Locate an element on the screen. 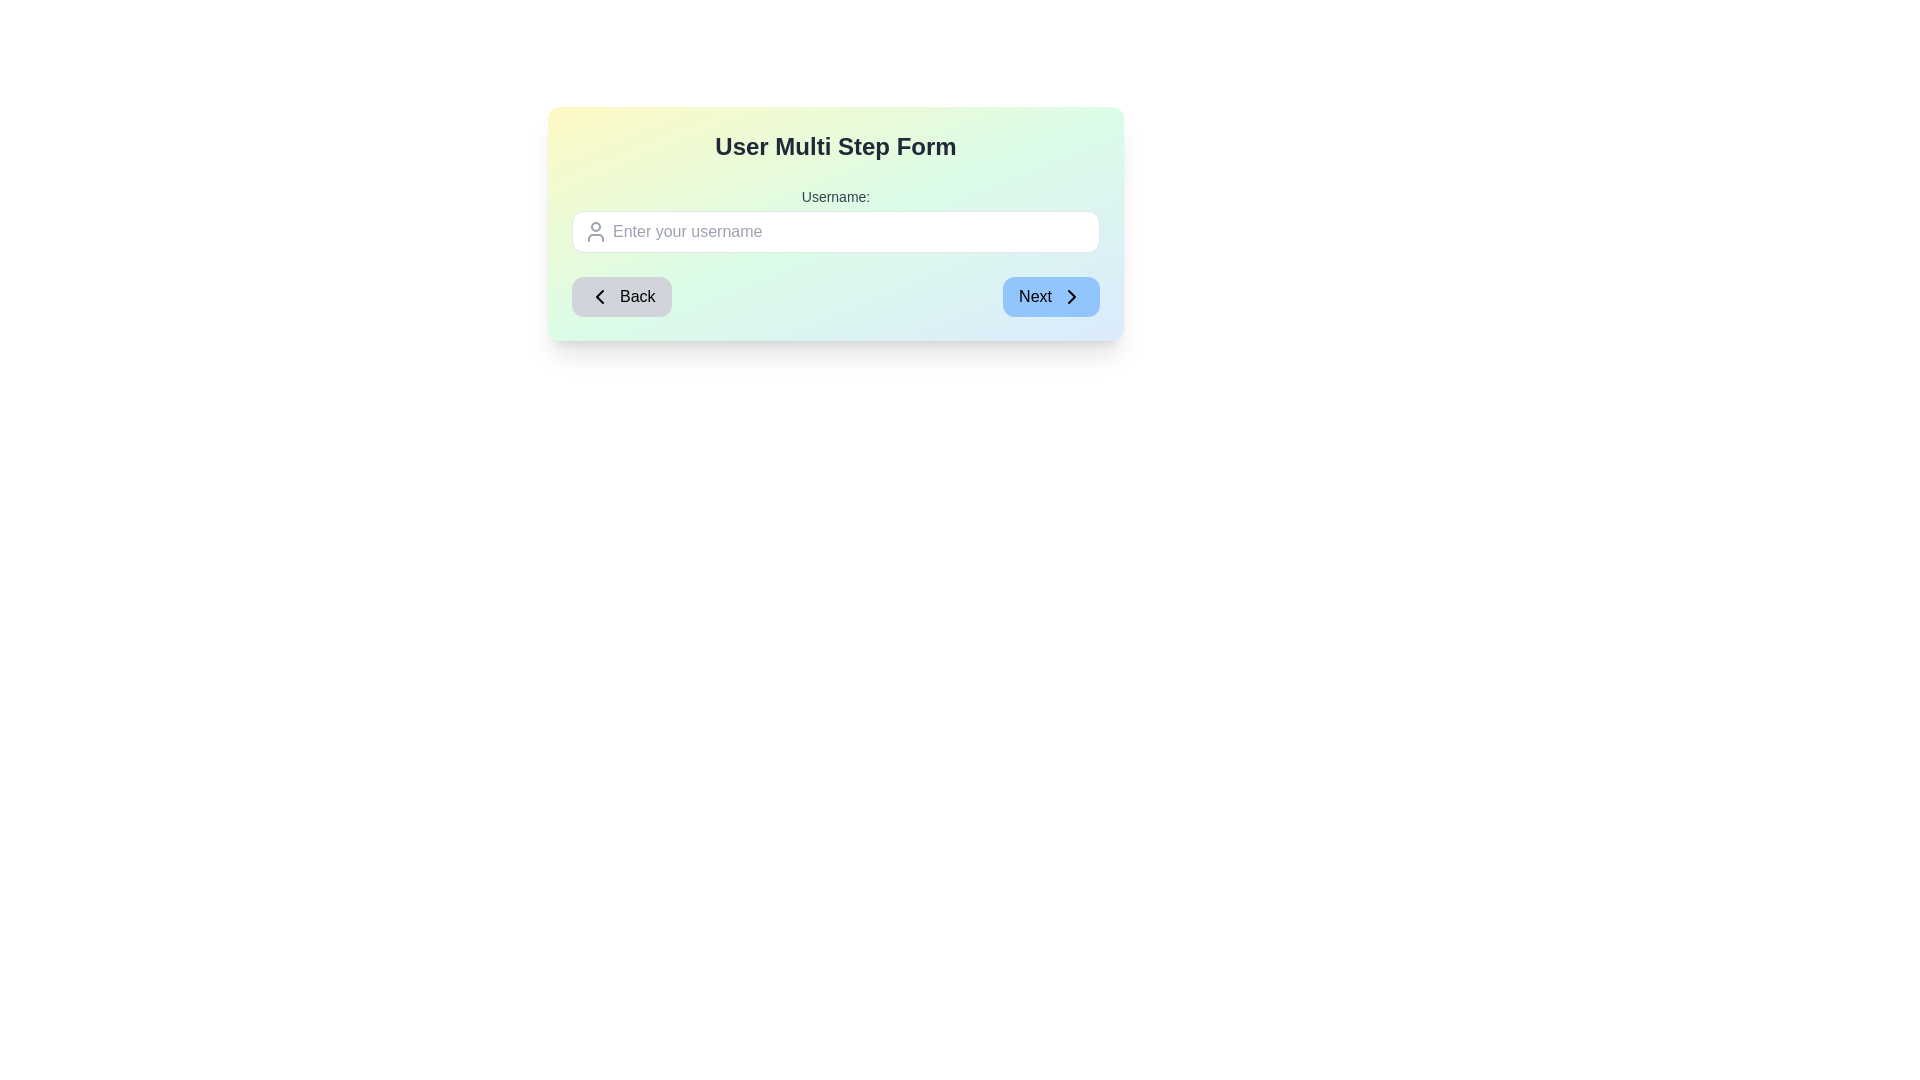 The height and width of the screenshot is (1080, 1920). the leftward-facing chevron icon within the 'Back' button is located at coordinates (599, 297).